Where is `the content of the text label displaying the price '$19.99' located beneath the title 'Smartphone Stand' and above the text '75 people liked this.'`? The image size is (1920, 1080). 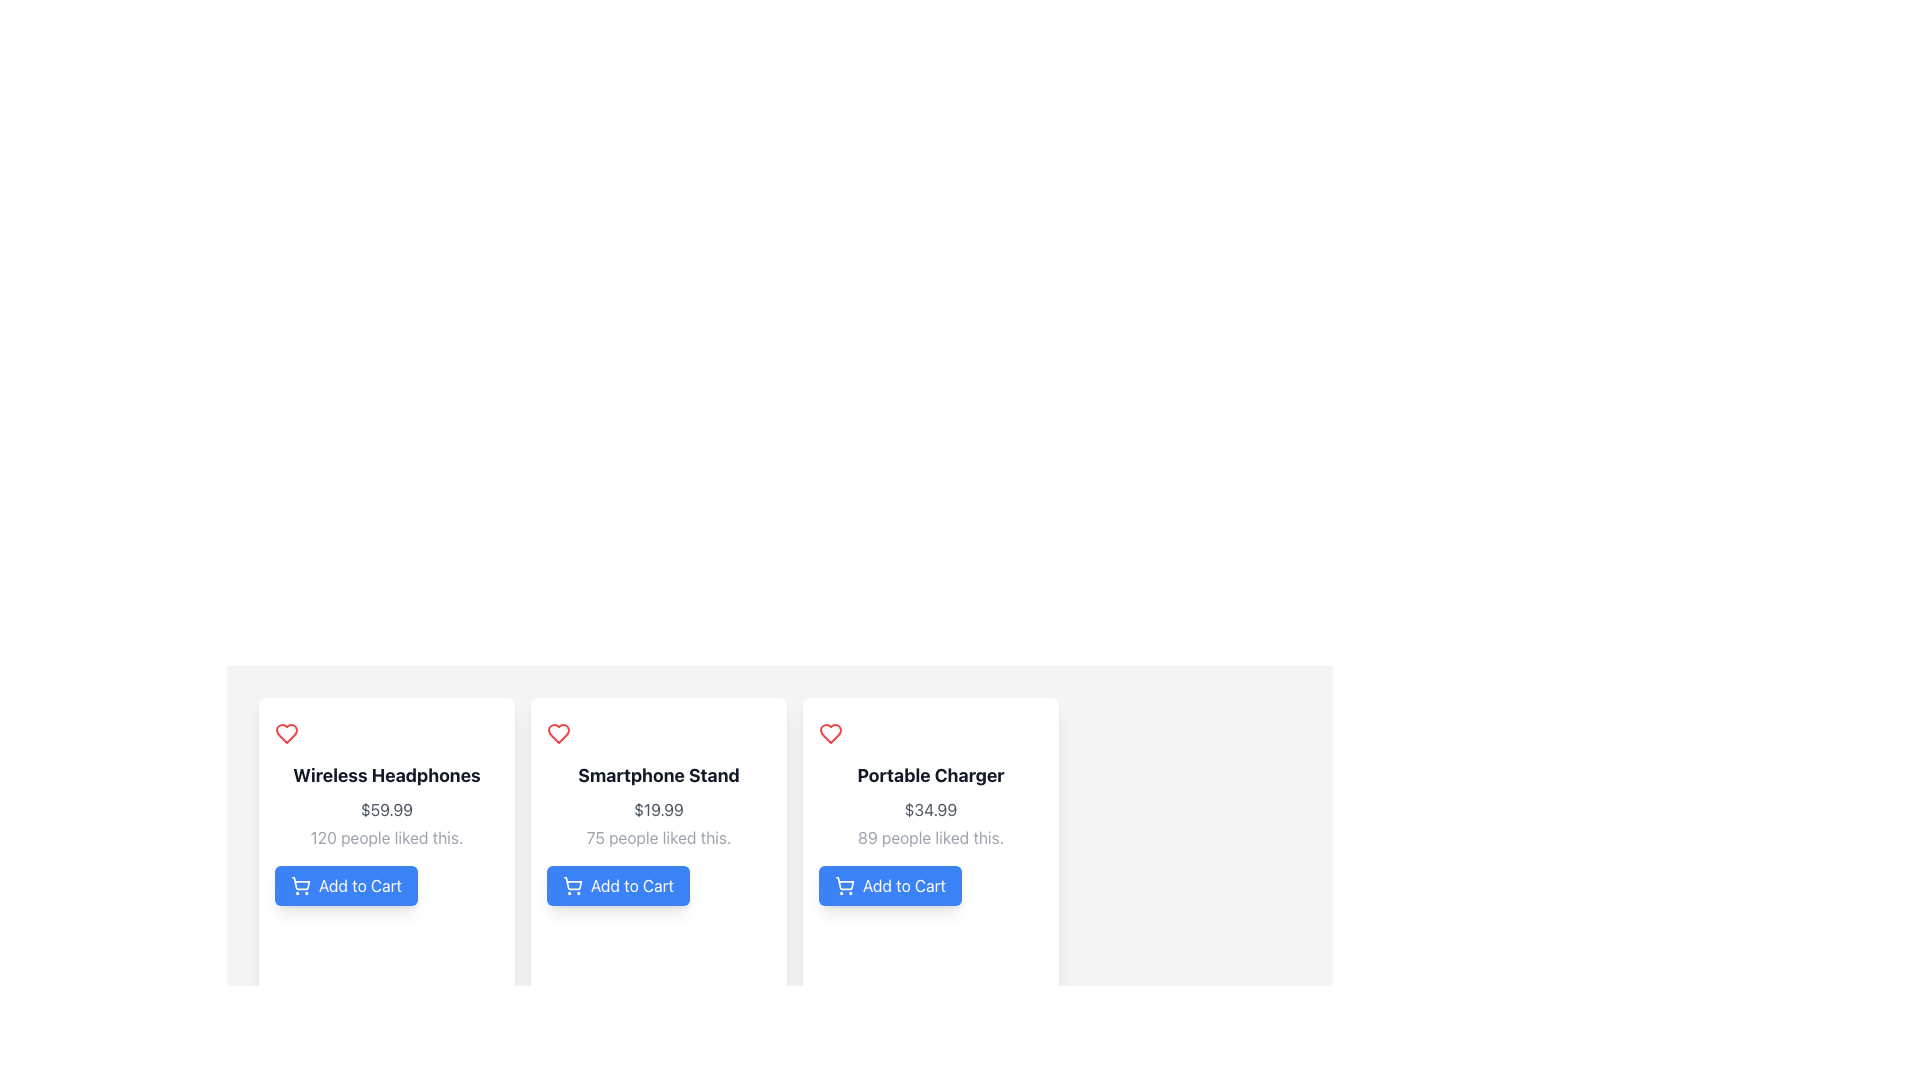
the content of the text label displaying the price '$19.99' located beneath the title 'Smartphone Stand' and above the text '75 people liked this.' is located at coordinates (658, 810).